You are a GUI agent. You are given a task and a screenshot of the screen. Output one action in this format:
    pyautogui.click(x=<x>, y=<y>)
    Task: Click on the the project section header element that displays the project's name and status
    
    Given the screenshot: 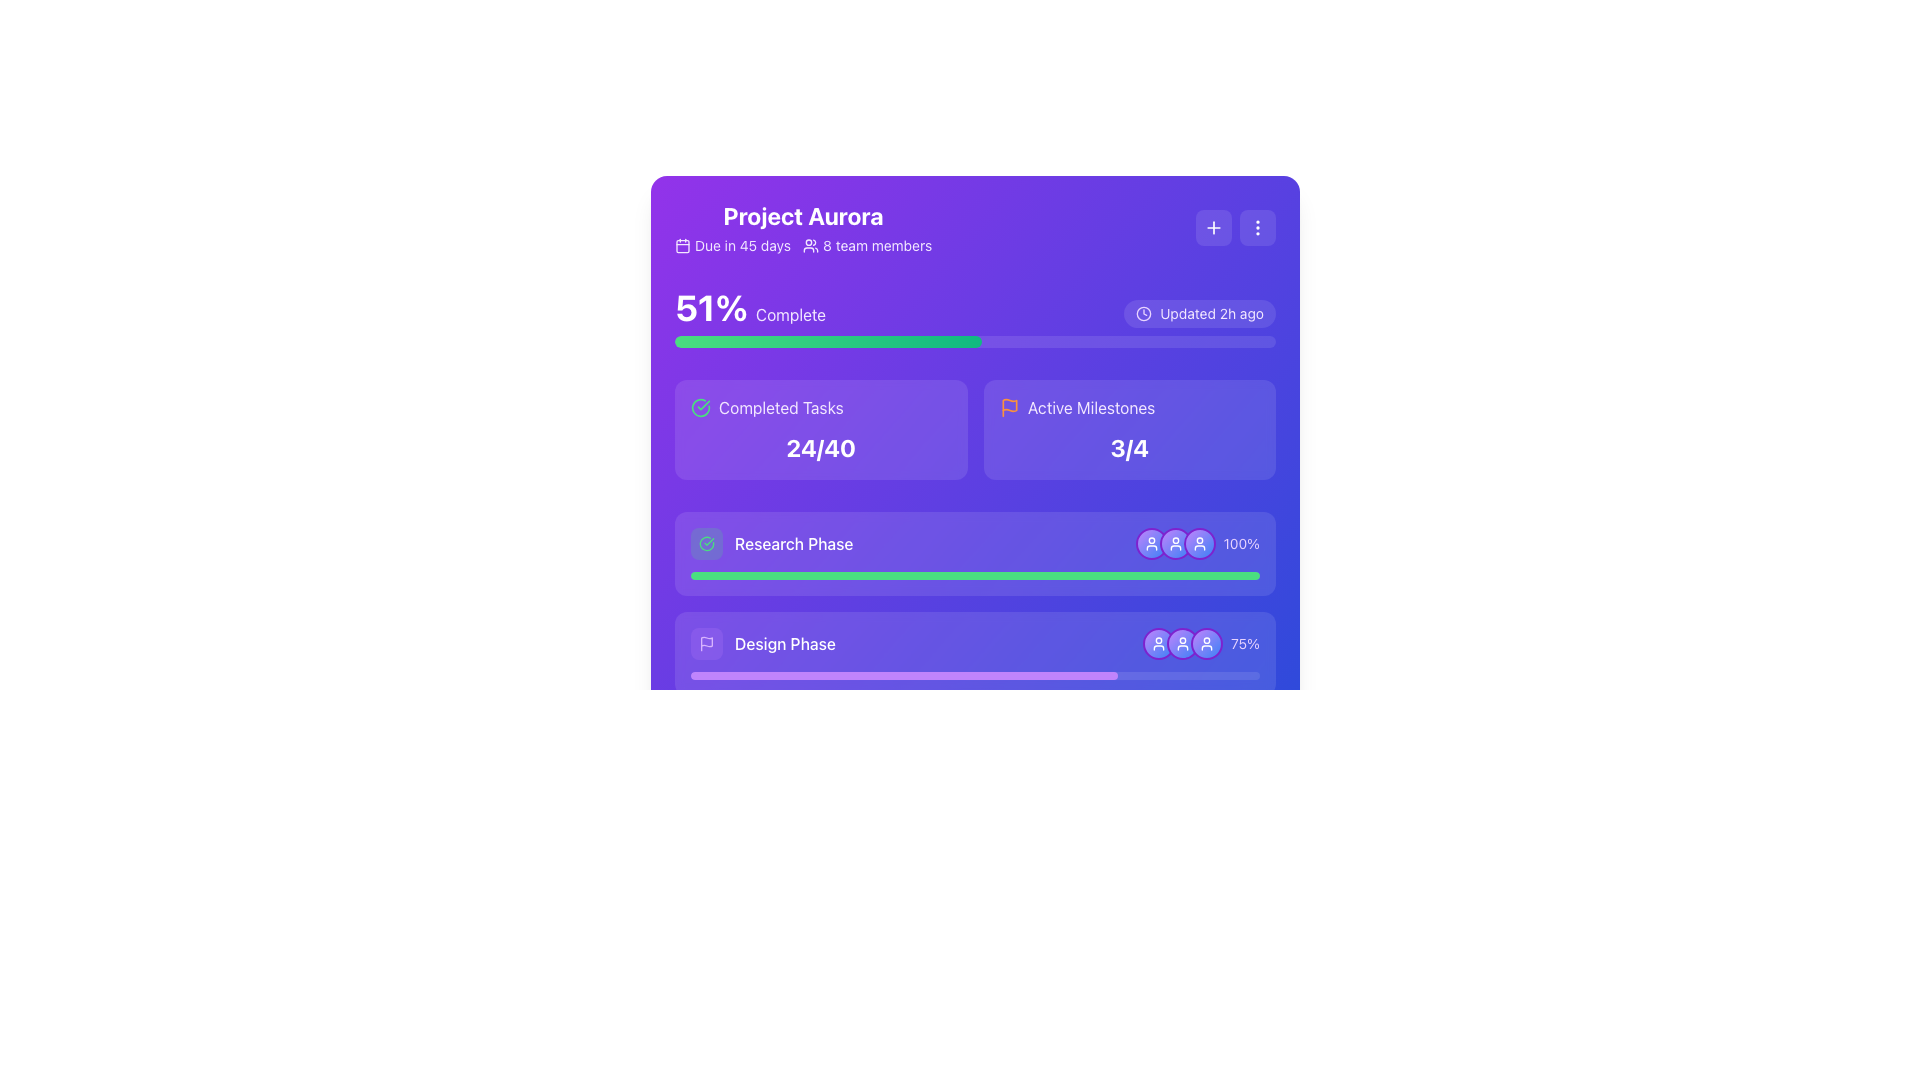 What is the action you would take?
    pyautogui.click(x=803, y=226)
    